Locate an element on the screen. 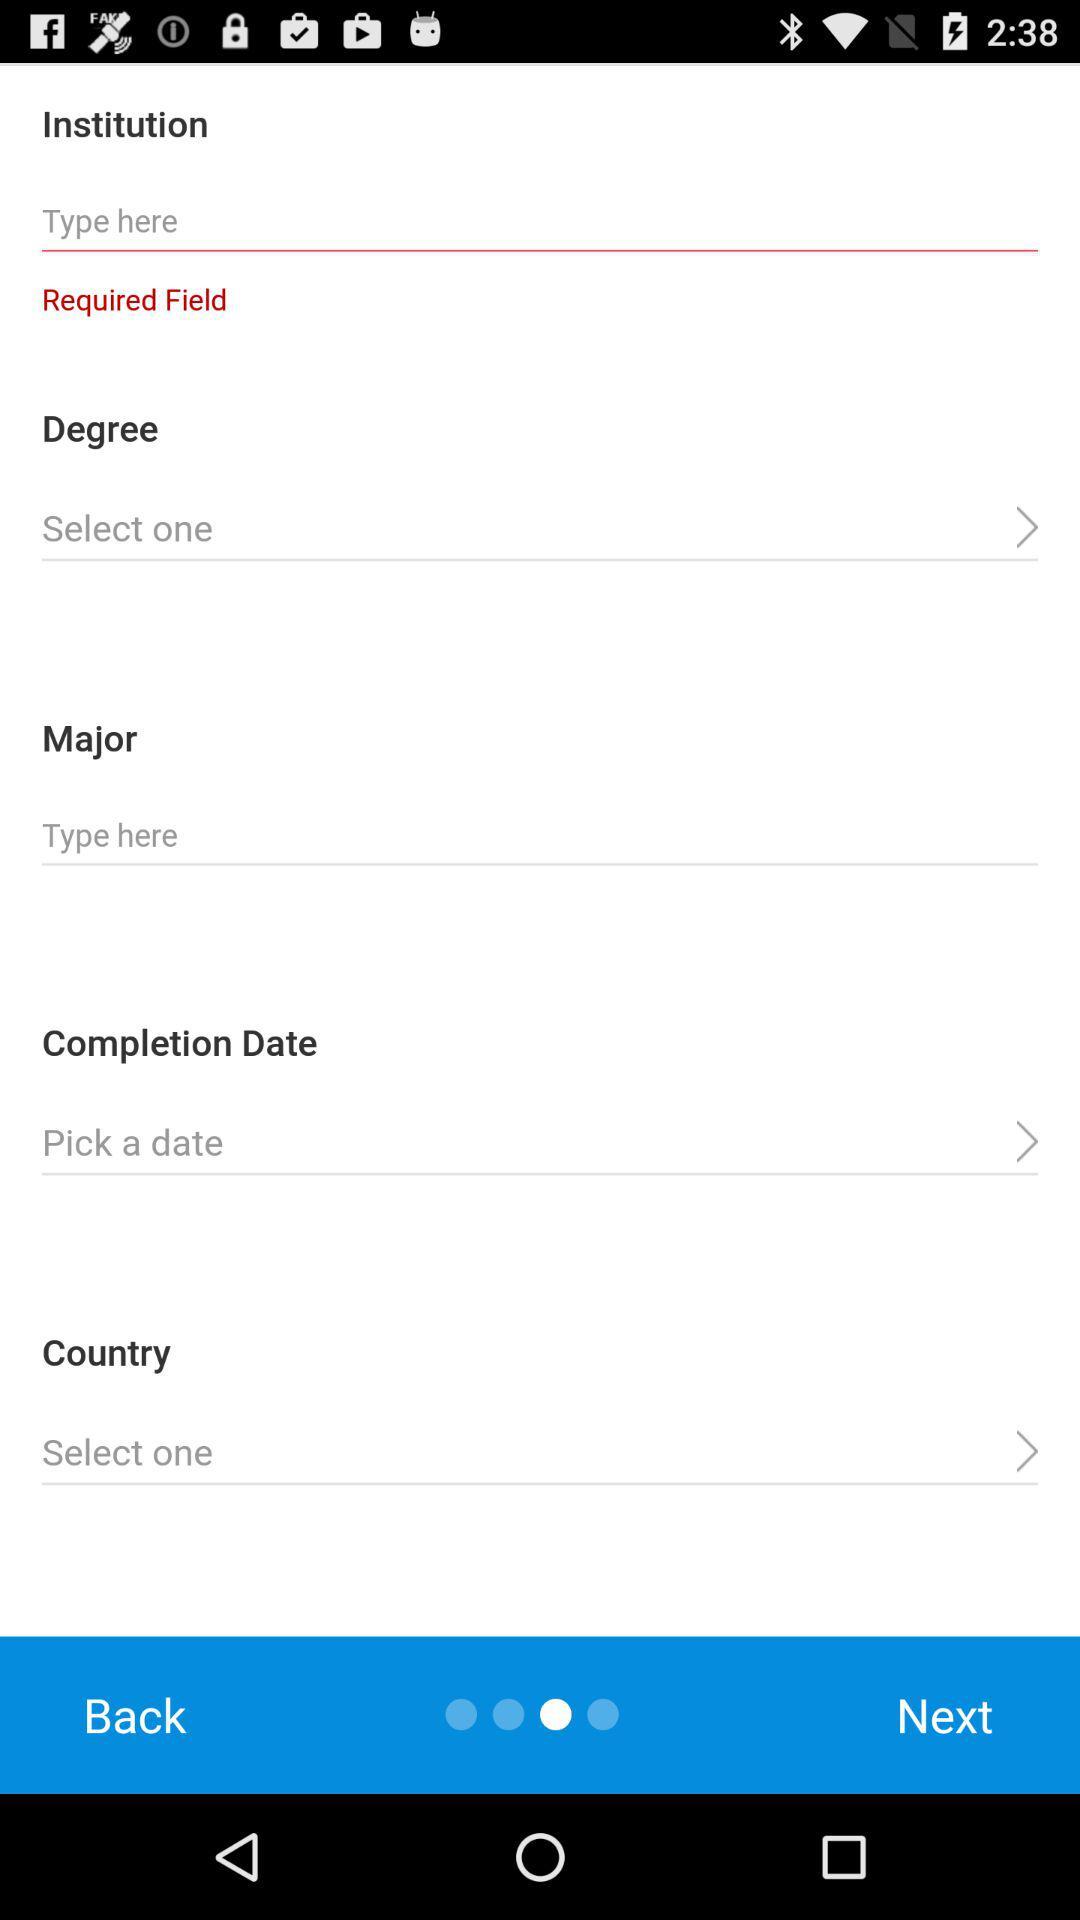 Image resolution: width=1080 pixels, height=1920 pixels. type major is located at coordinates (540, 835).